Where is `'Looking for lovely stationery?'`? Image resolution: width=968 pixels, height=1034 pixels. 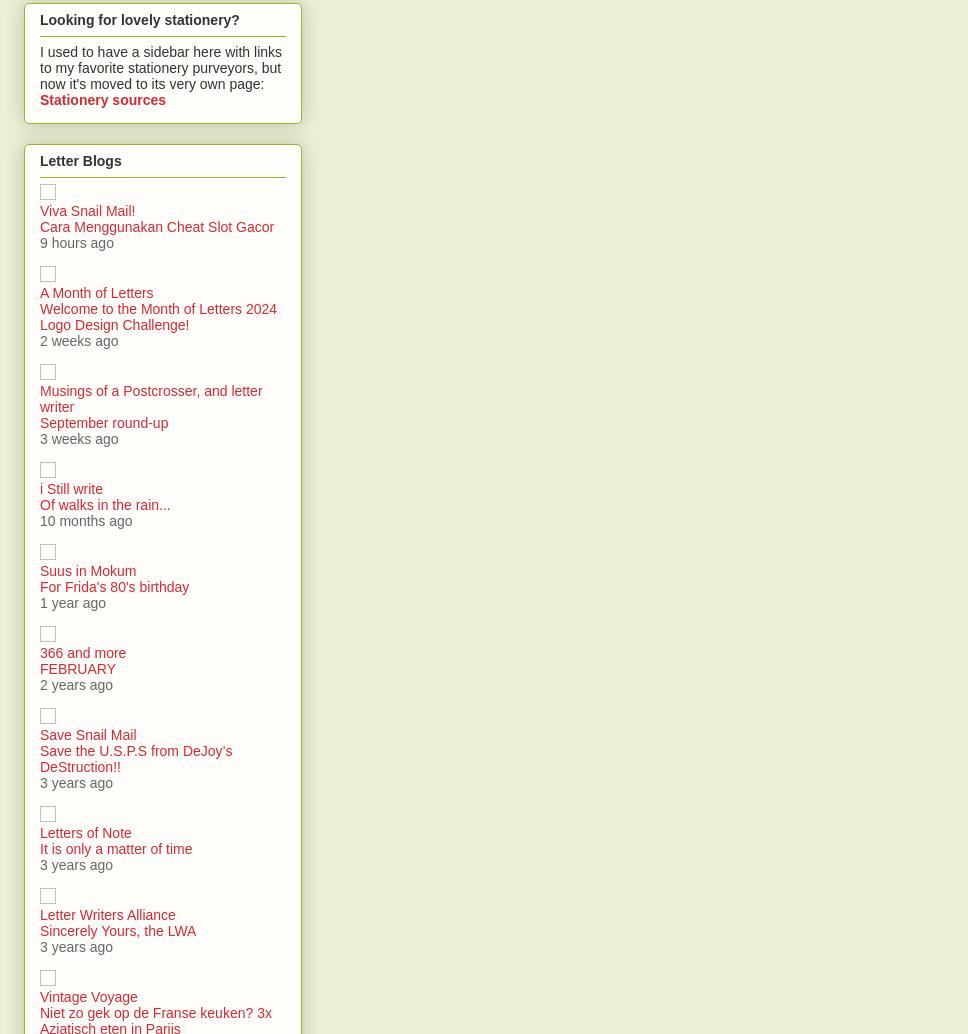 'Looking for lovely stationery?' is located at coordinates (138, 19).